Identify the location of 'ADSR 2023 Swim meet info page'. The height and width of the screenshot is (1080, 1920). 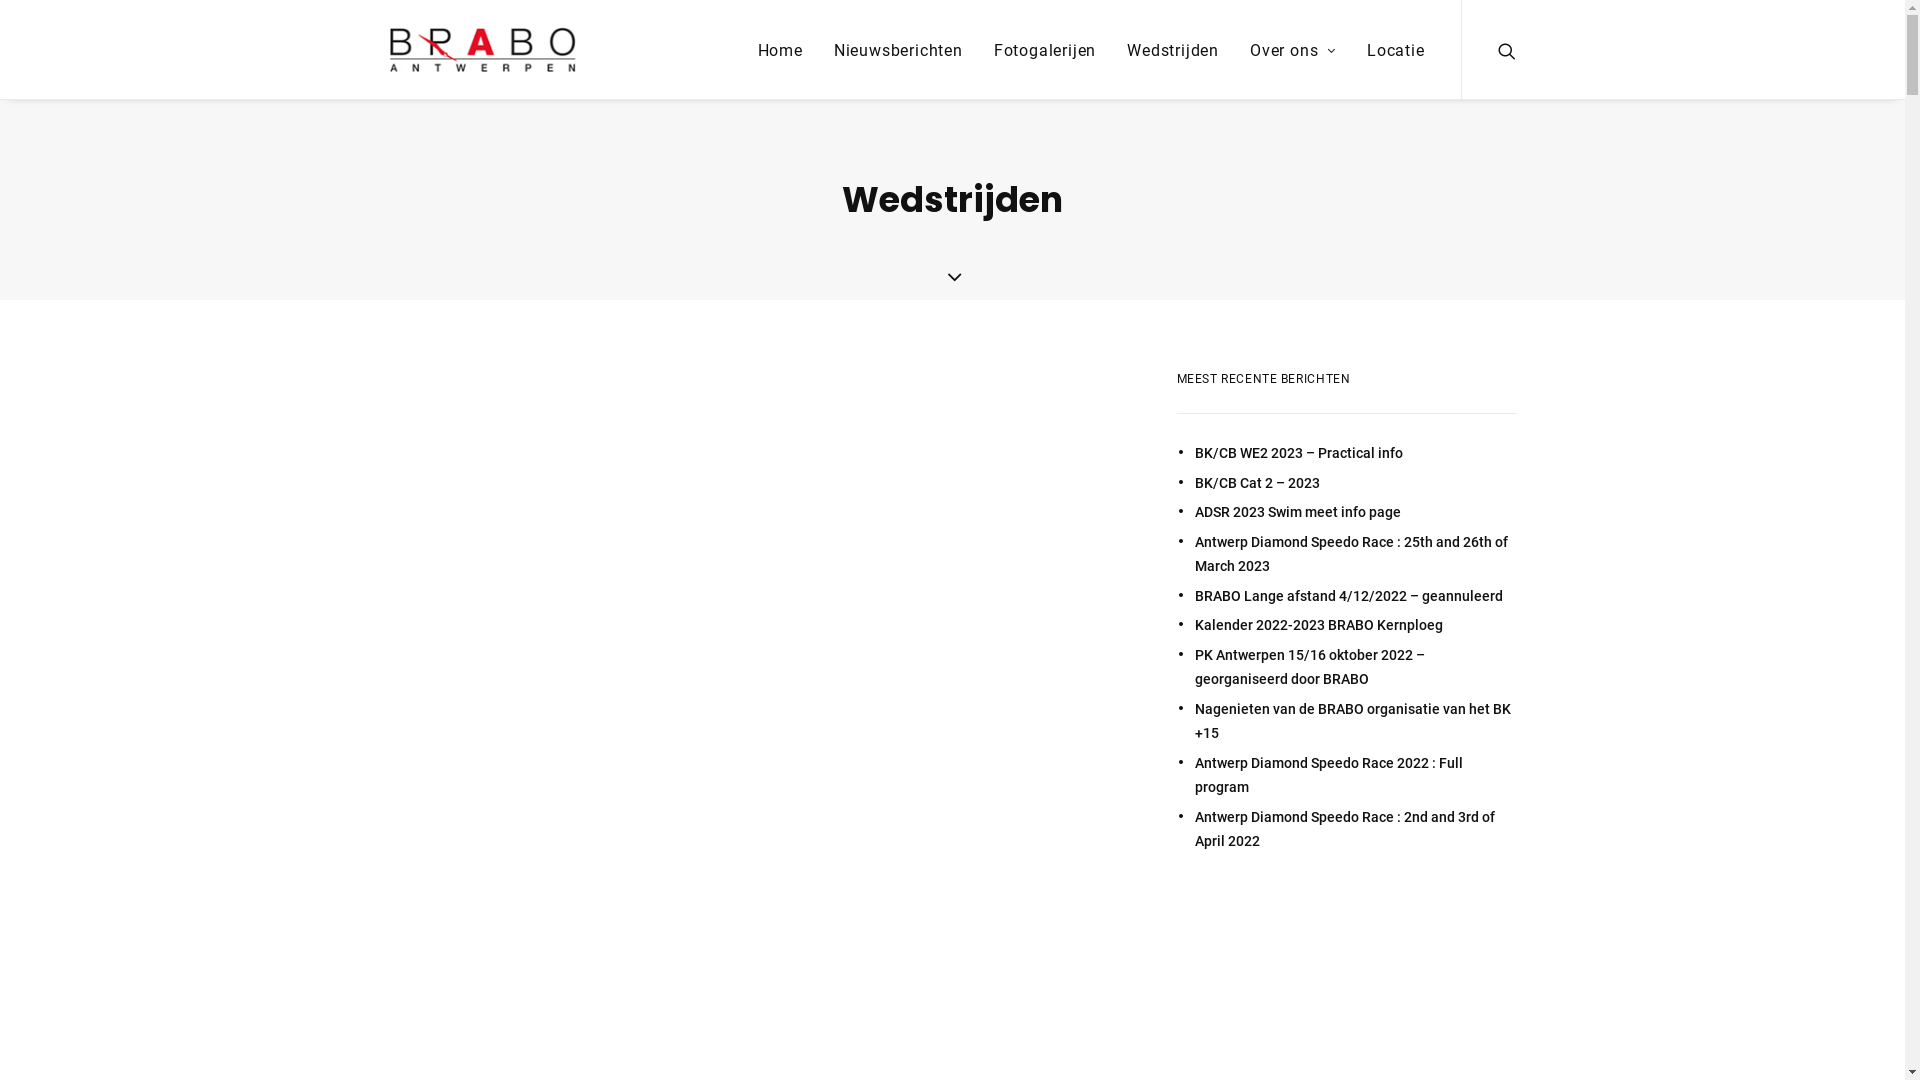
(1354, 511).